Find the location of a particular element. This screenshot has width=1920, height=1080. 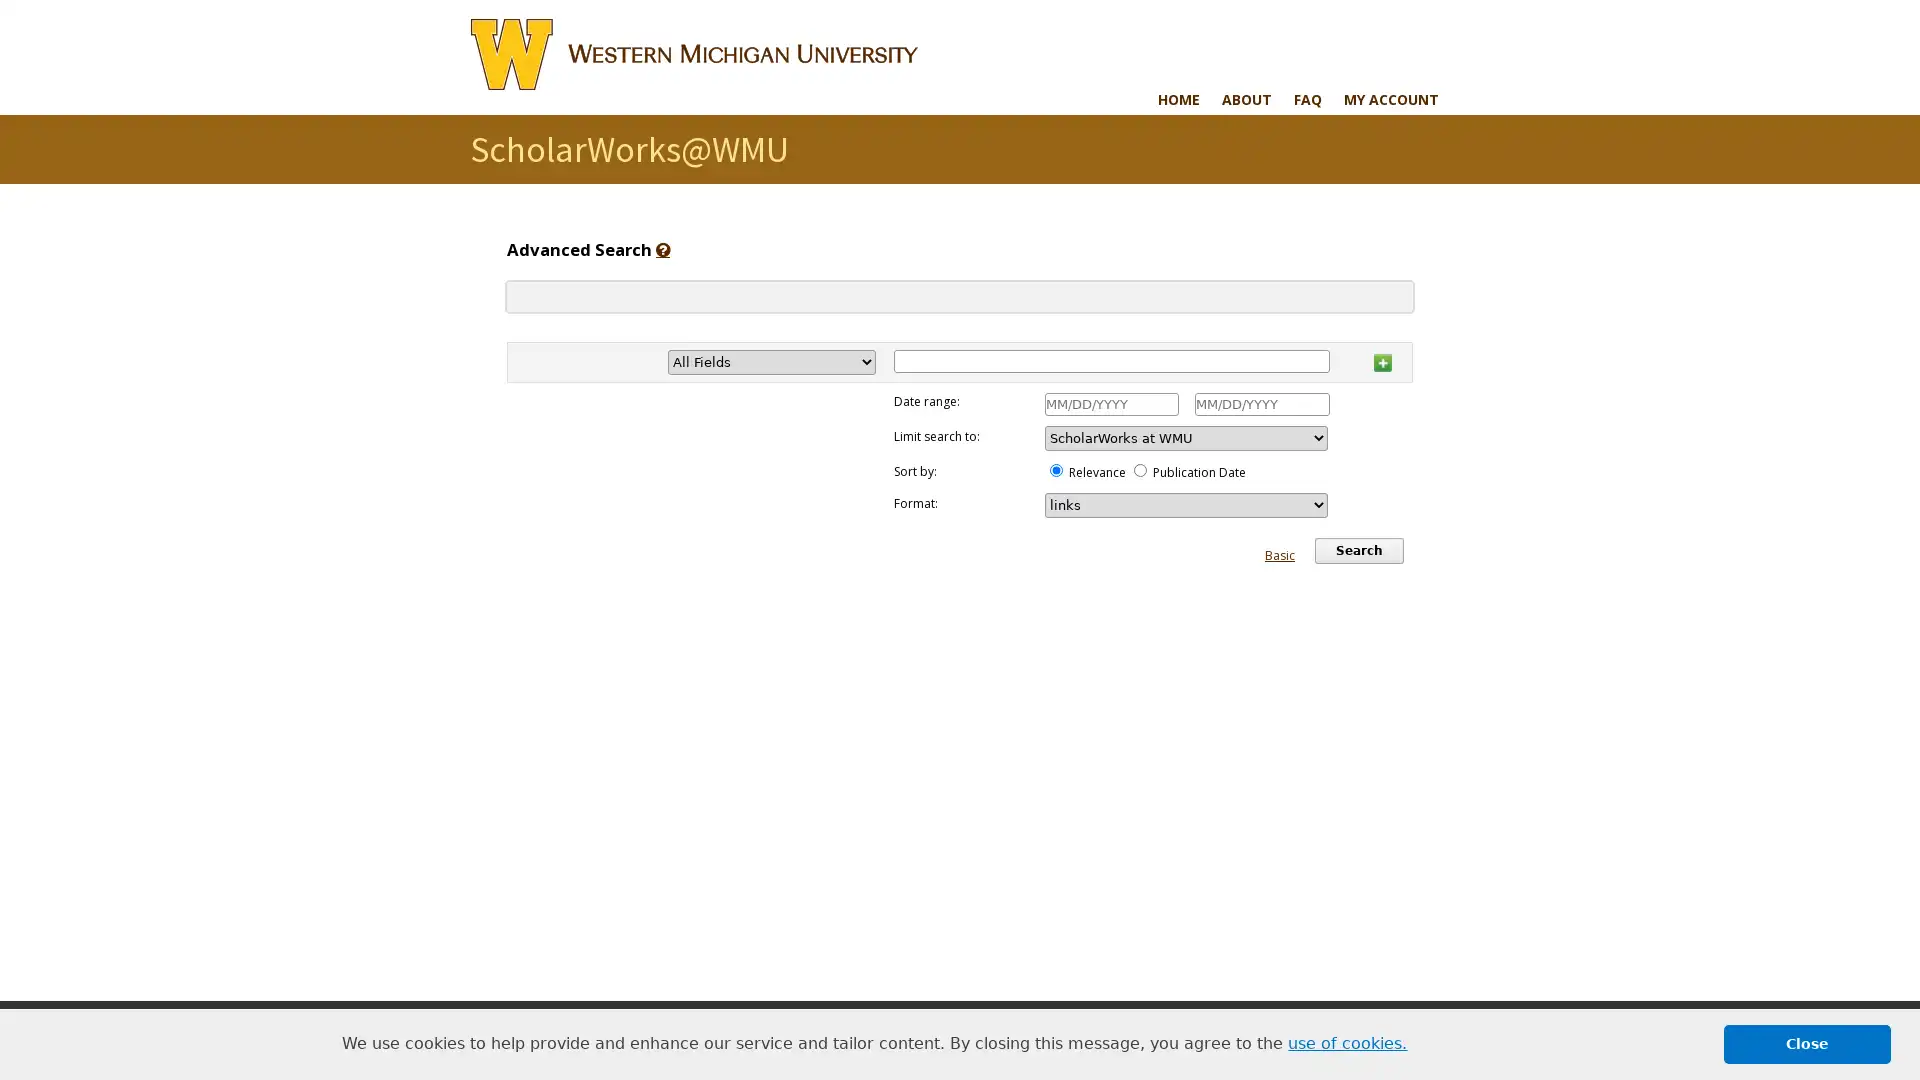

learn more about cookies is located at coordinates (1347, 1043).